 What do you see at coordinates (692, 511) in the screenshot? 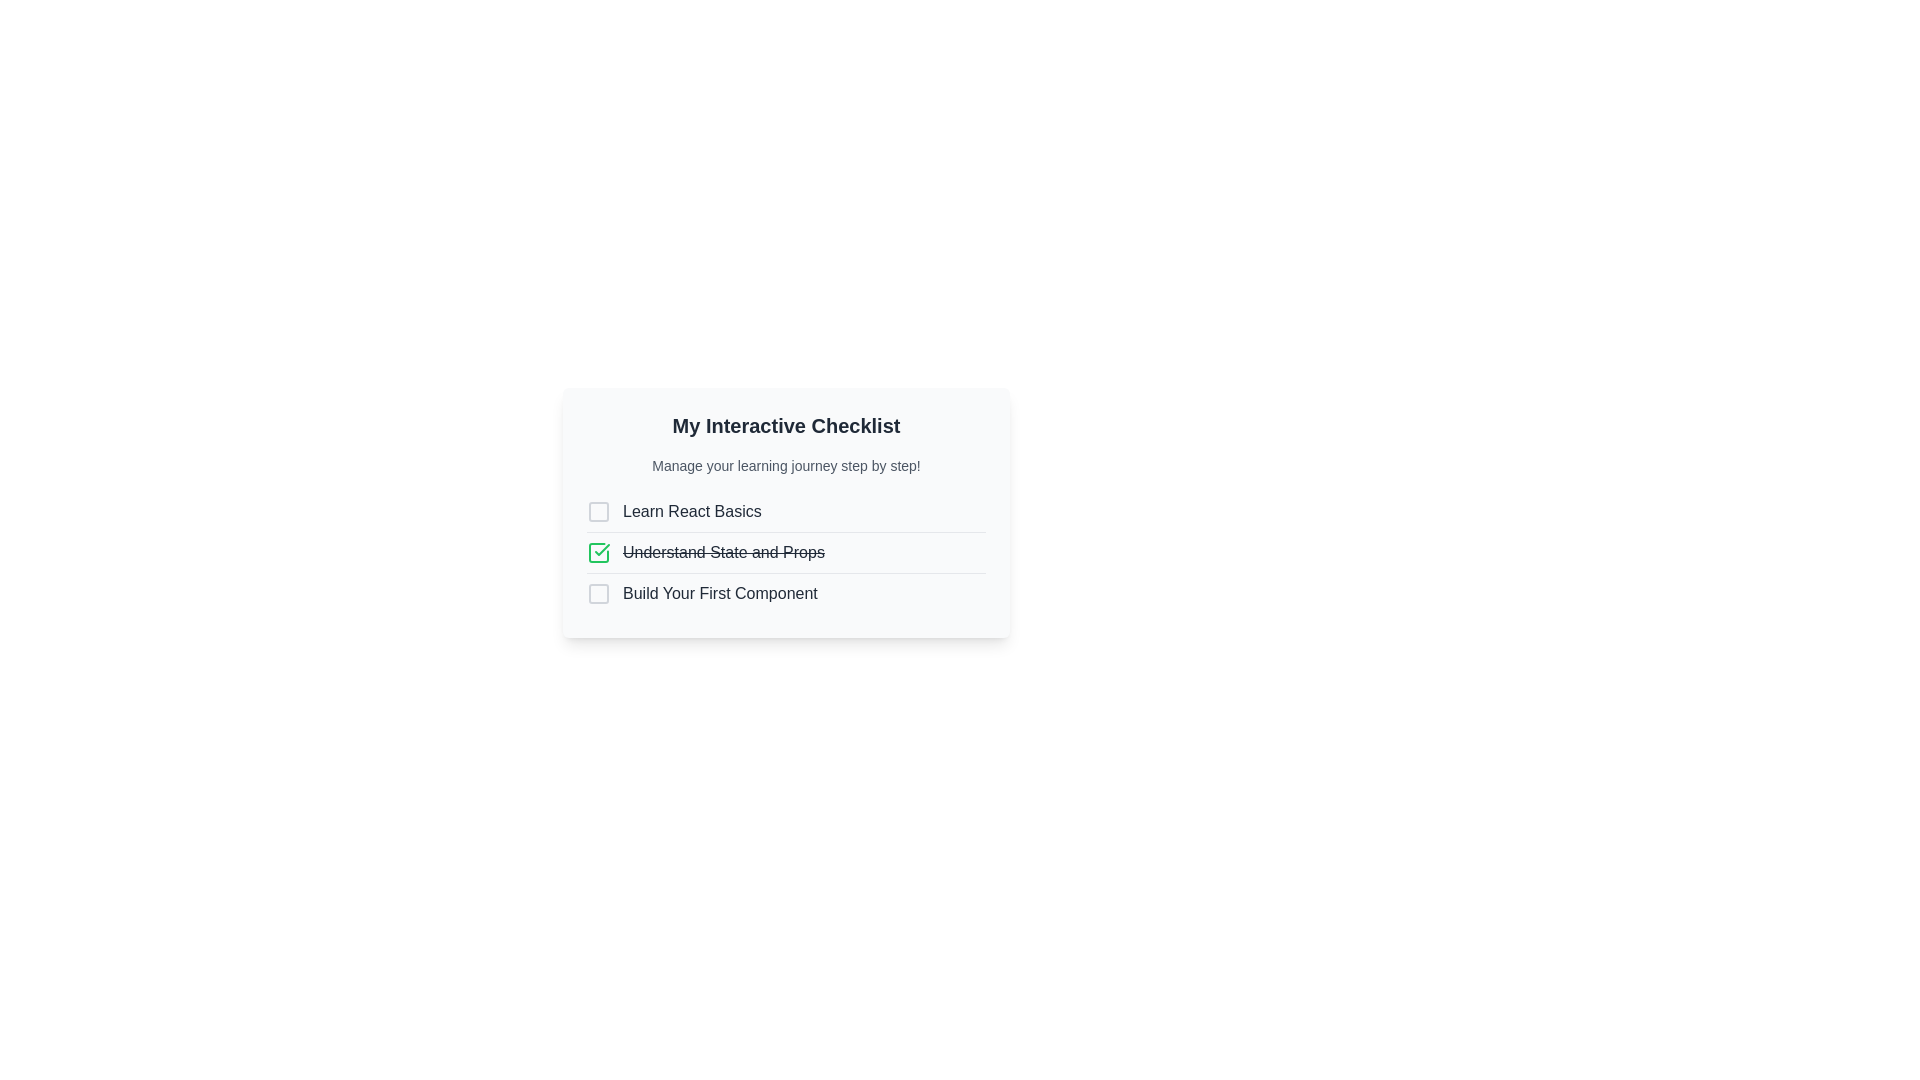
I see `the text element displaying 'Learn React Basics' which is aligned to the right of an unchecked checkbox in a vertical checklist layout` at bounding box center [692, 511].